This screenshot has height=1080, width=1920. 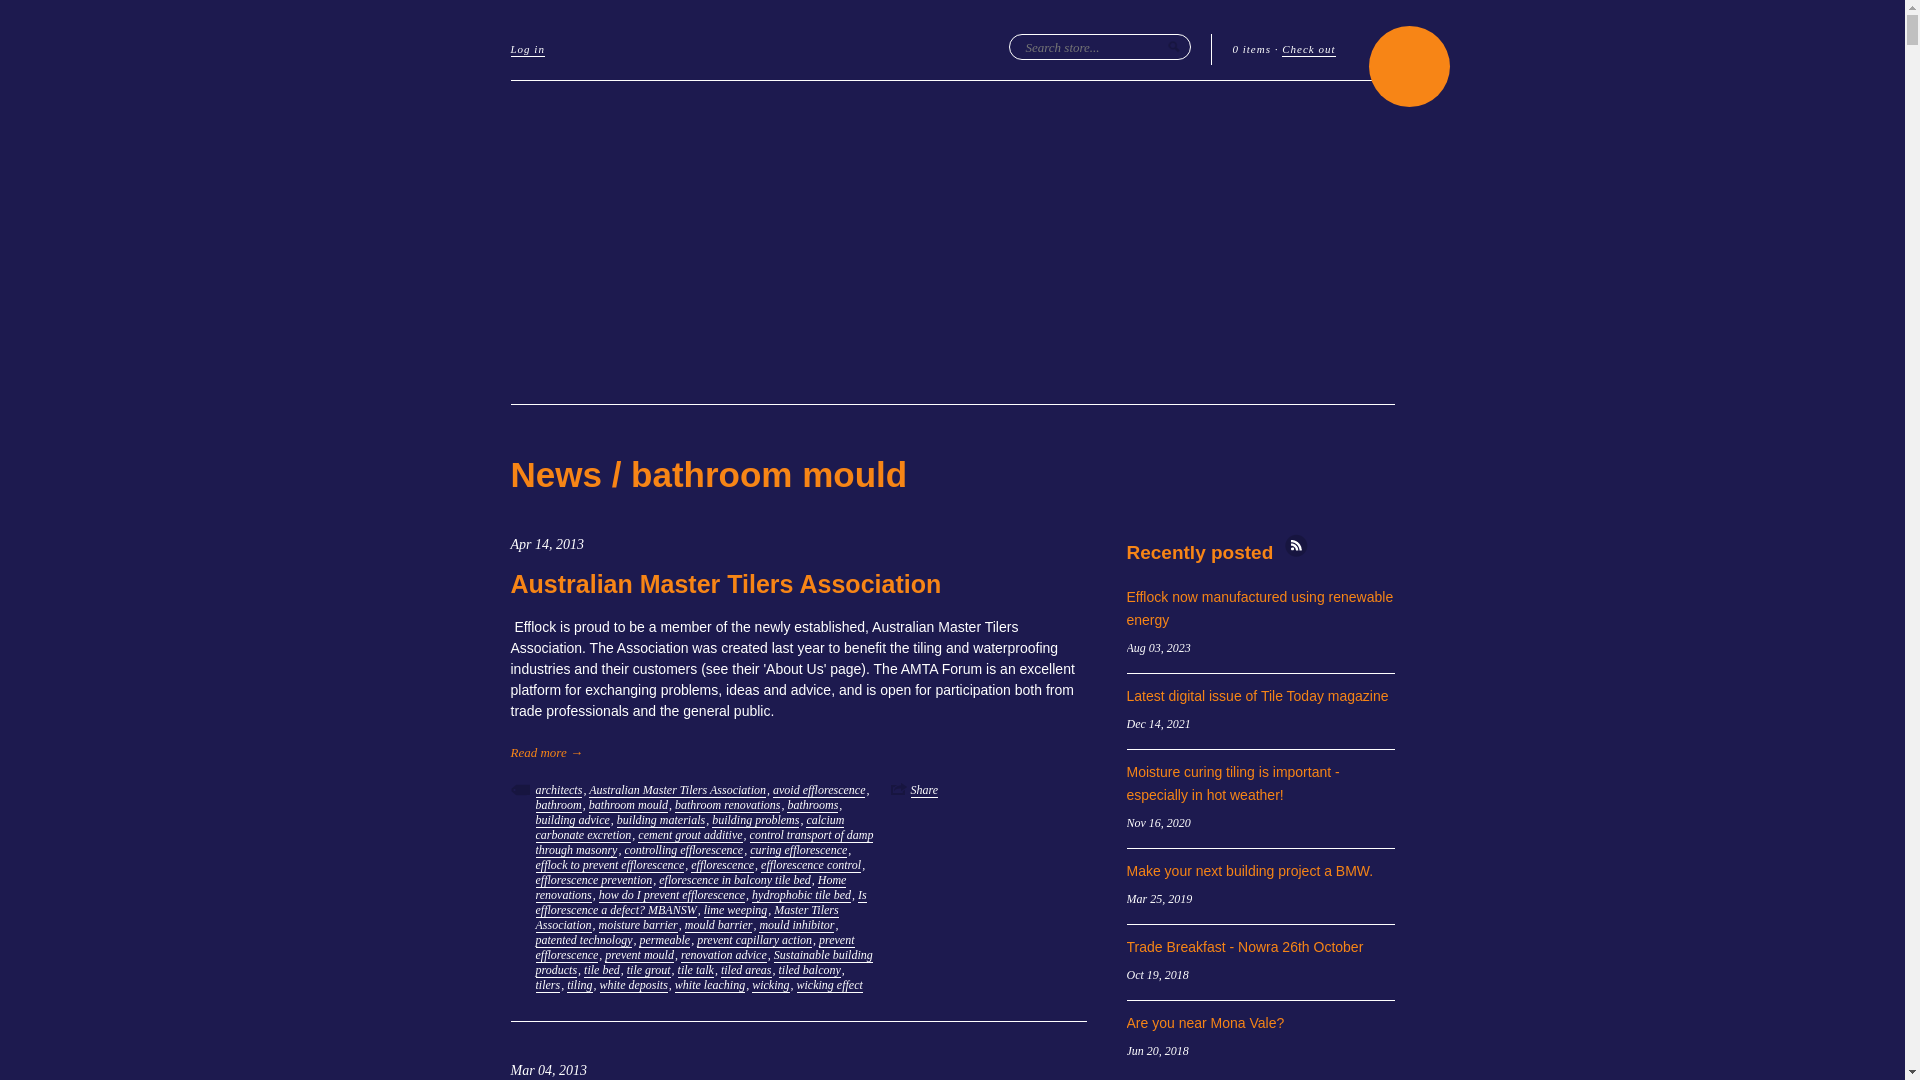 I want to click on 'Make your next building project a BMW.', so click(x=1248, y=870).